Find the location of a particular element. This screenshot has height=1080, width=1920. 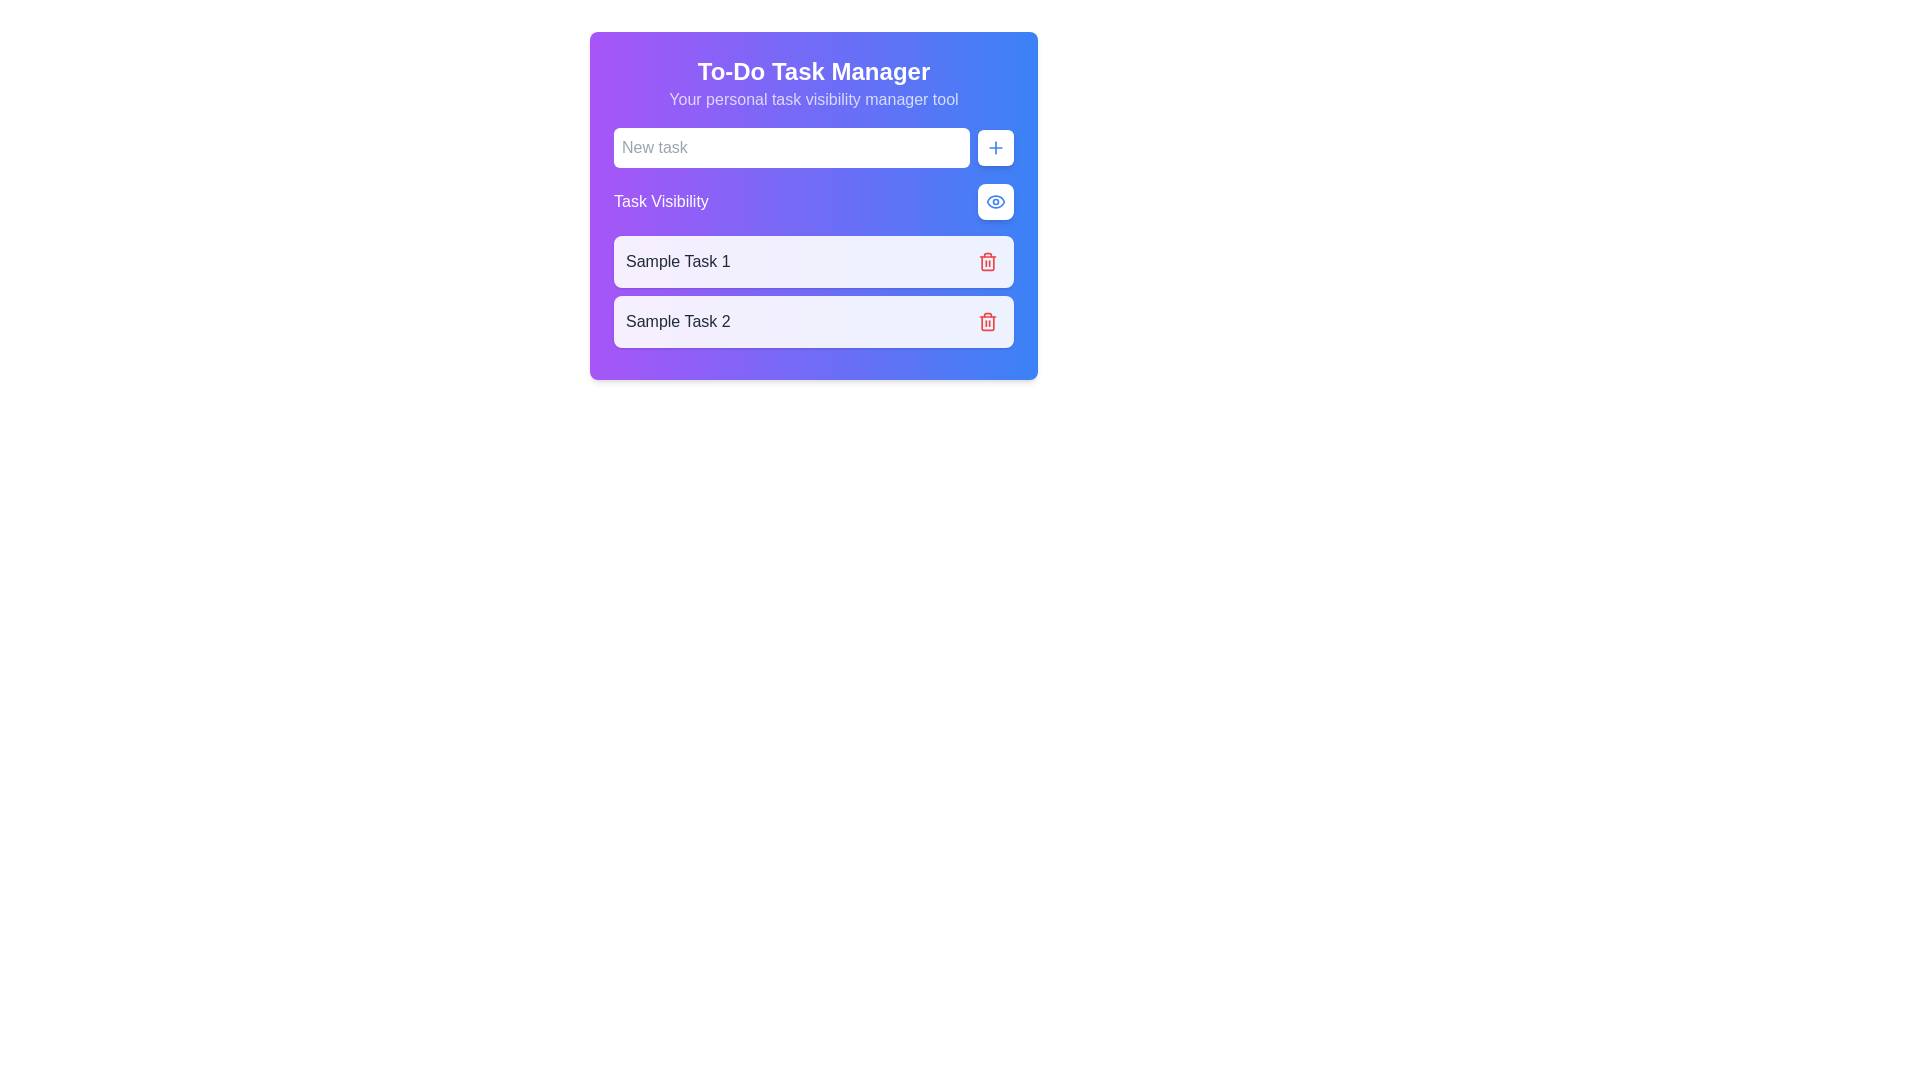

the deletion button for 'Sample Task 1' is located at coordinates (988, 261).